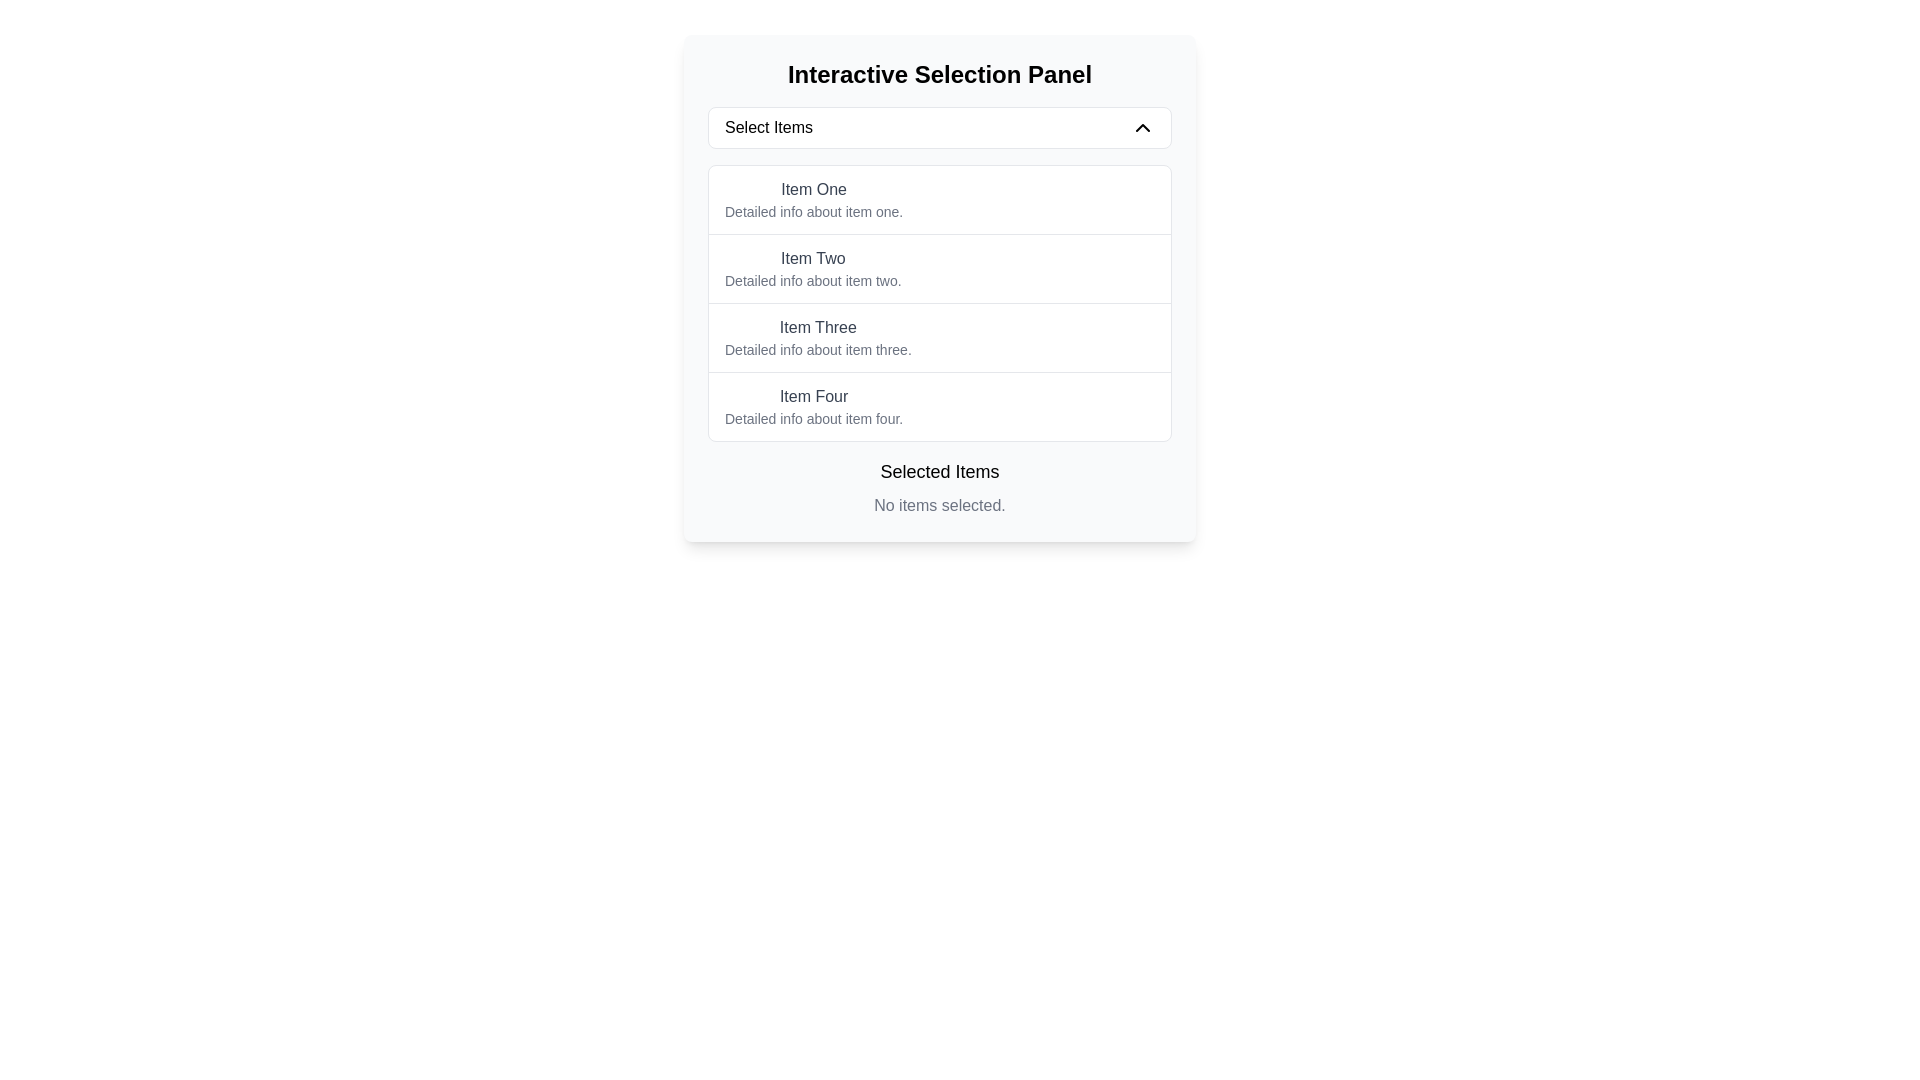 Image resolution: width=1920 pixels, height=1080 pixels. Describe the element at coordinates (814, 200) in the screenshot. I see `text displayed in the Text display block titled 'Item One,' which includes the subtitle 'Detailed info about item one.'` at that location.